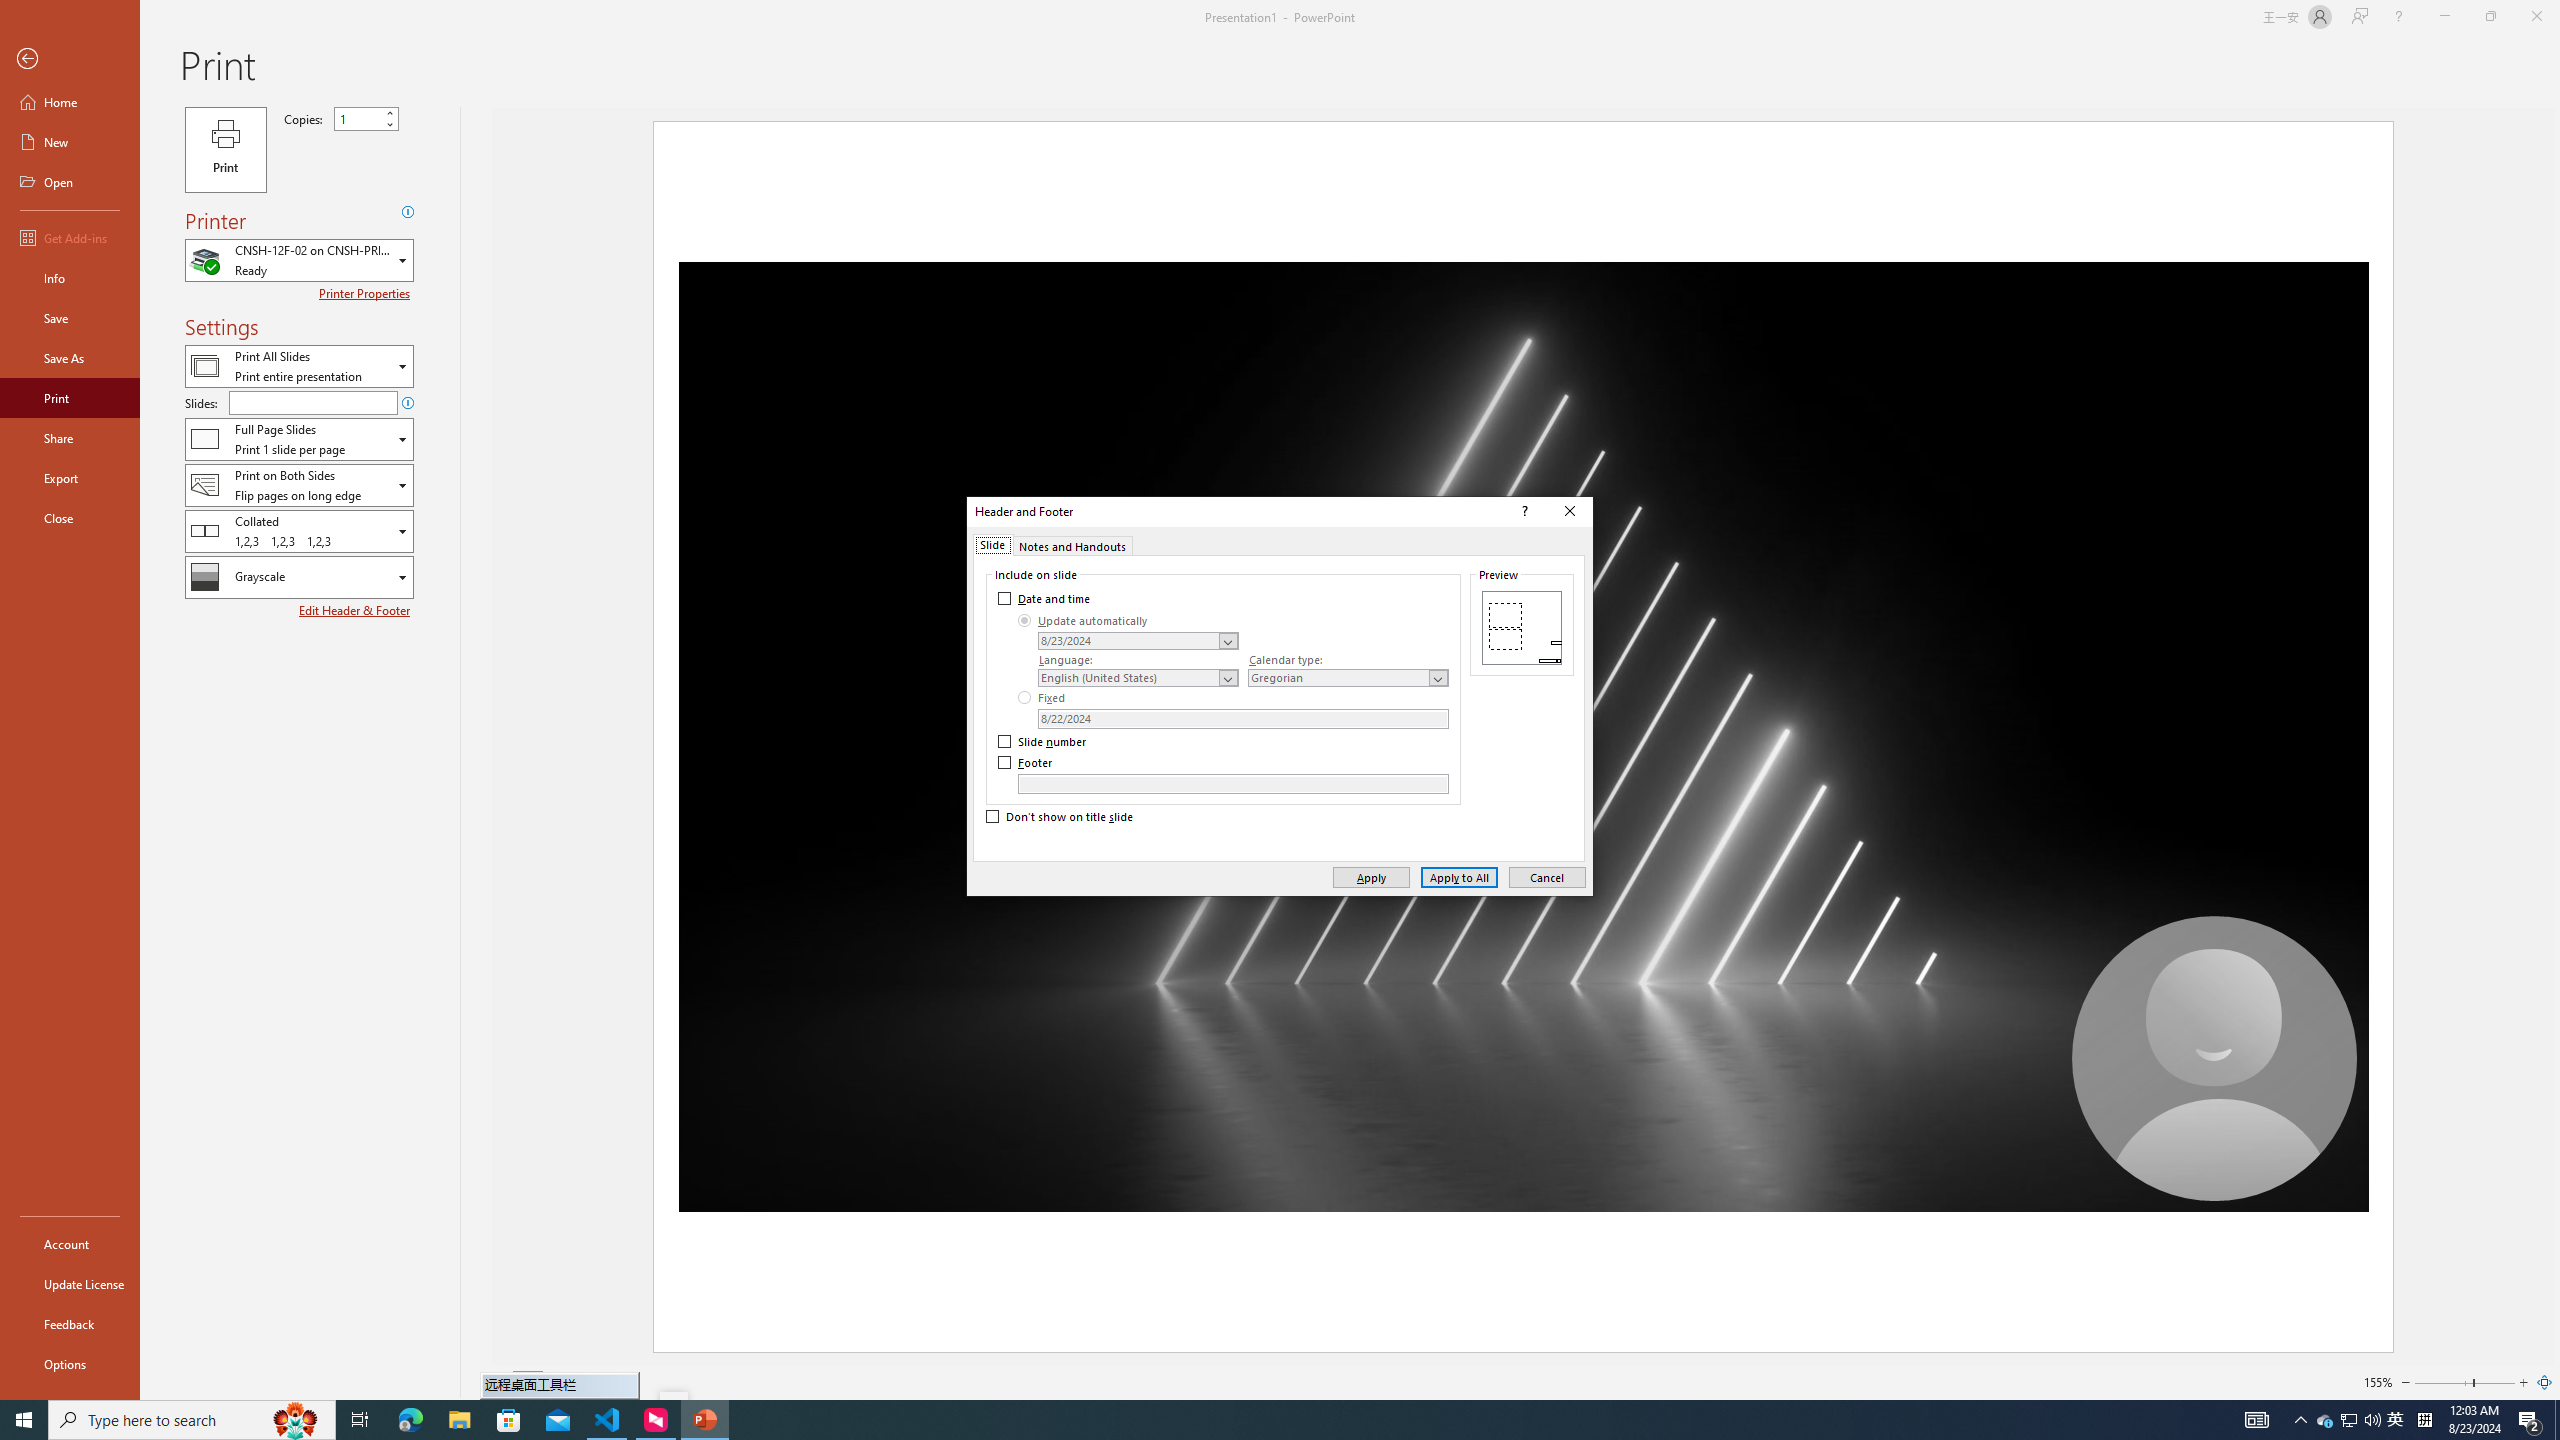 The height and width of the screenshot is (1440, 2560). I want to click on 'Zoom to Page', so click(2543, 1382).